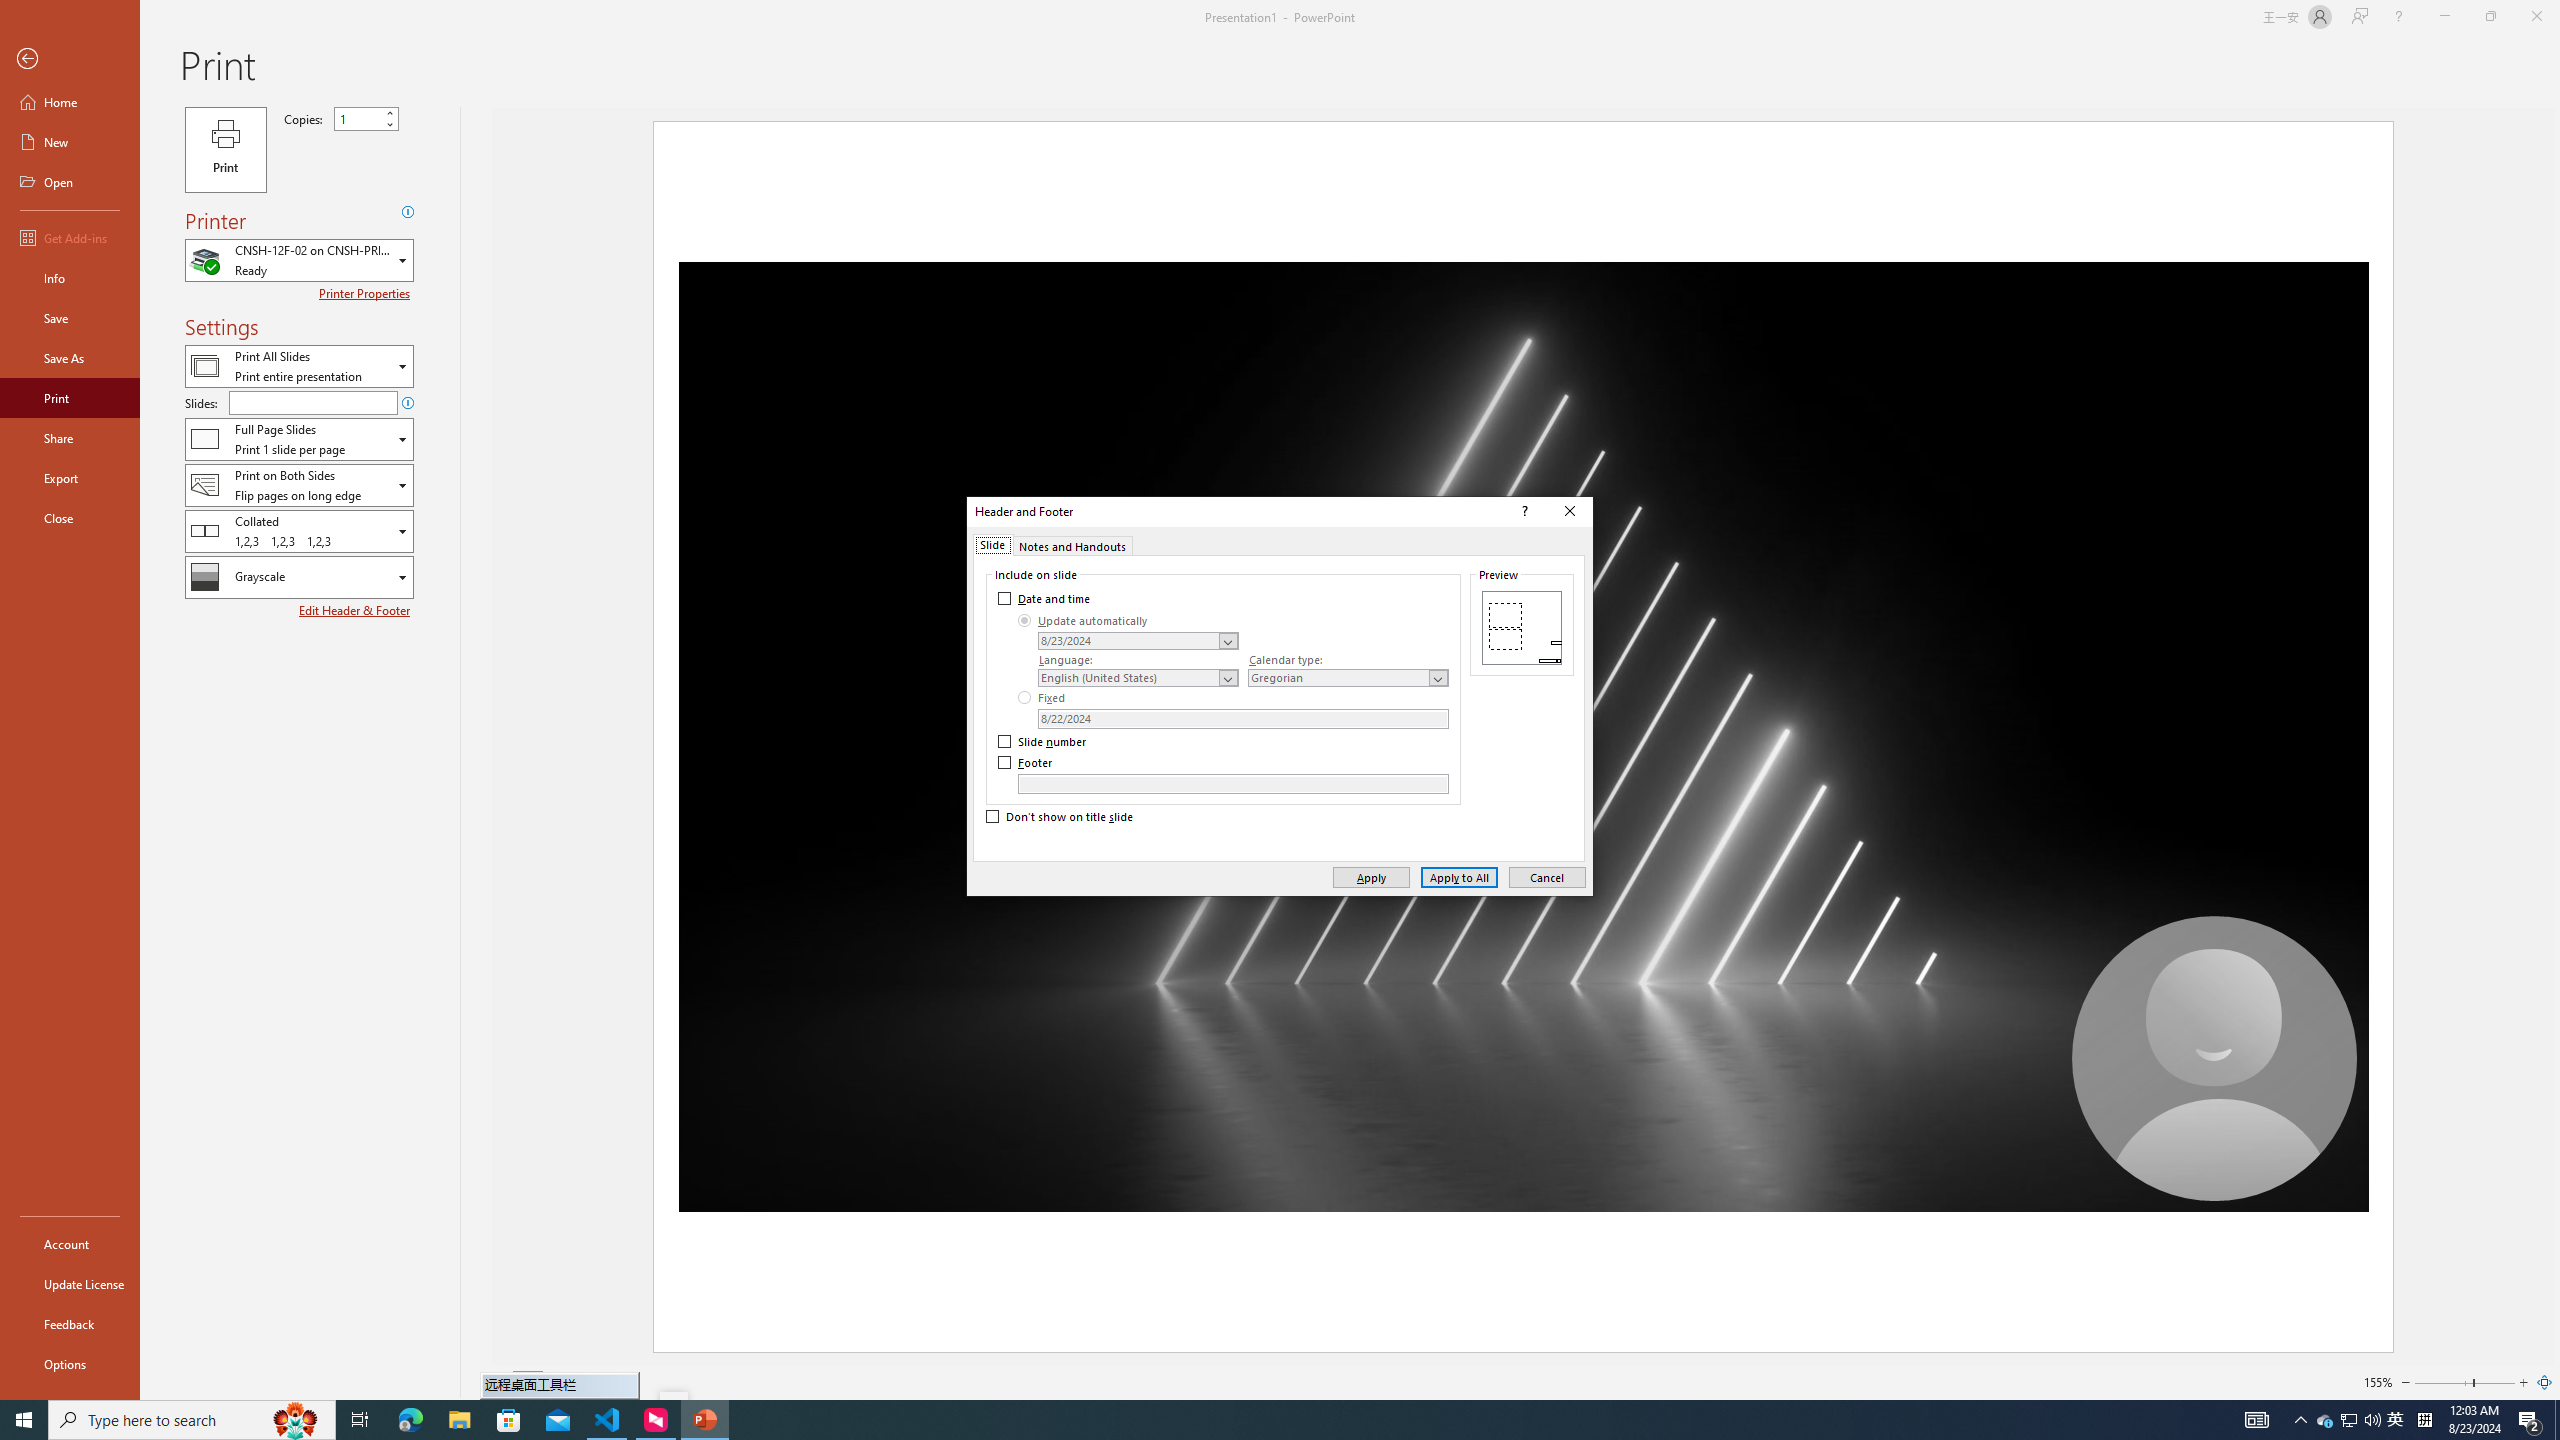 The height and width of the screenshot is (1440, 2560). I want to click on 'Zoom to Page', so click(2543, 1382).